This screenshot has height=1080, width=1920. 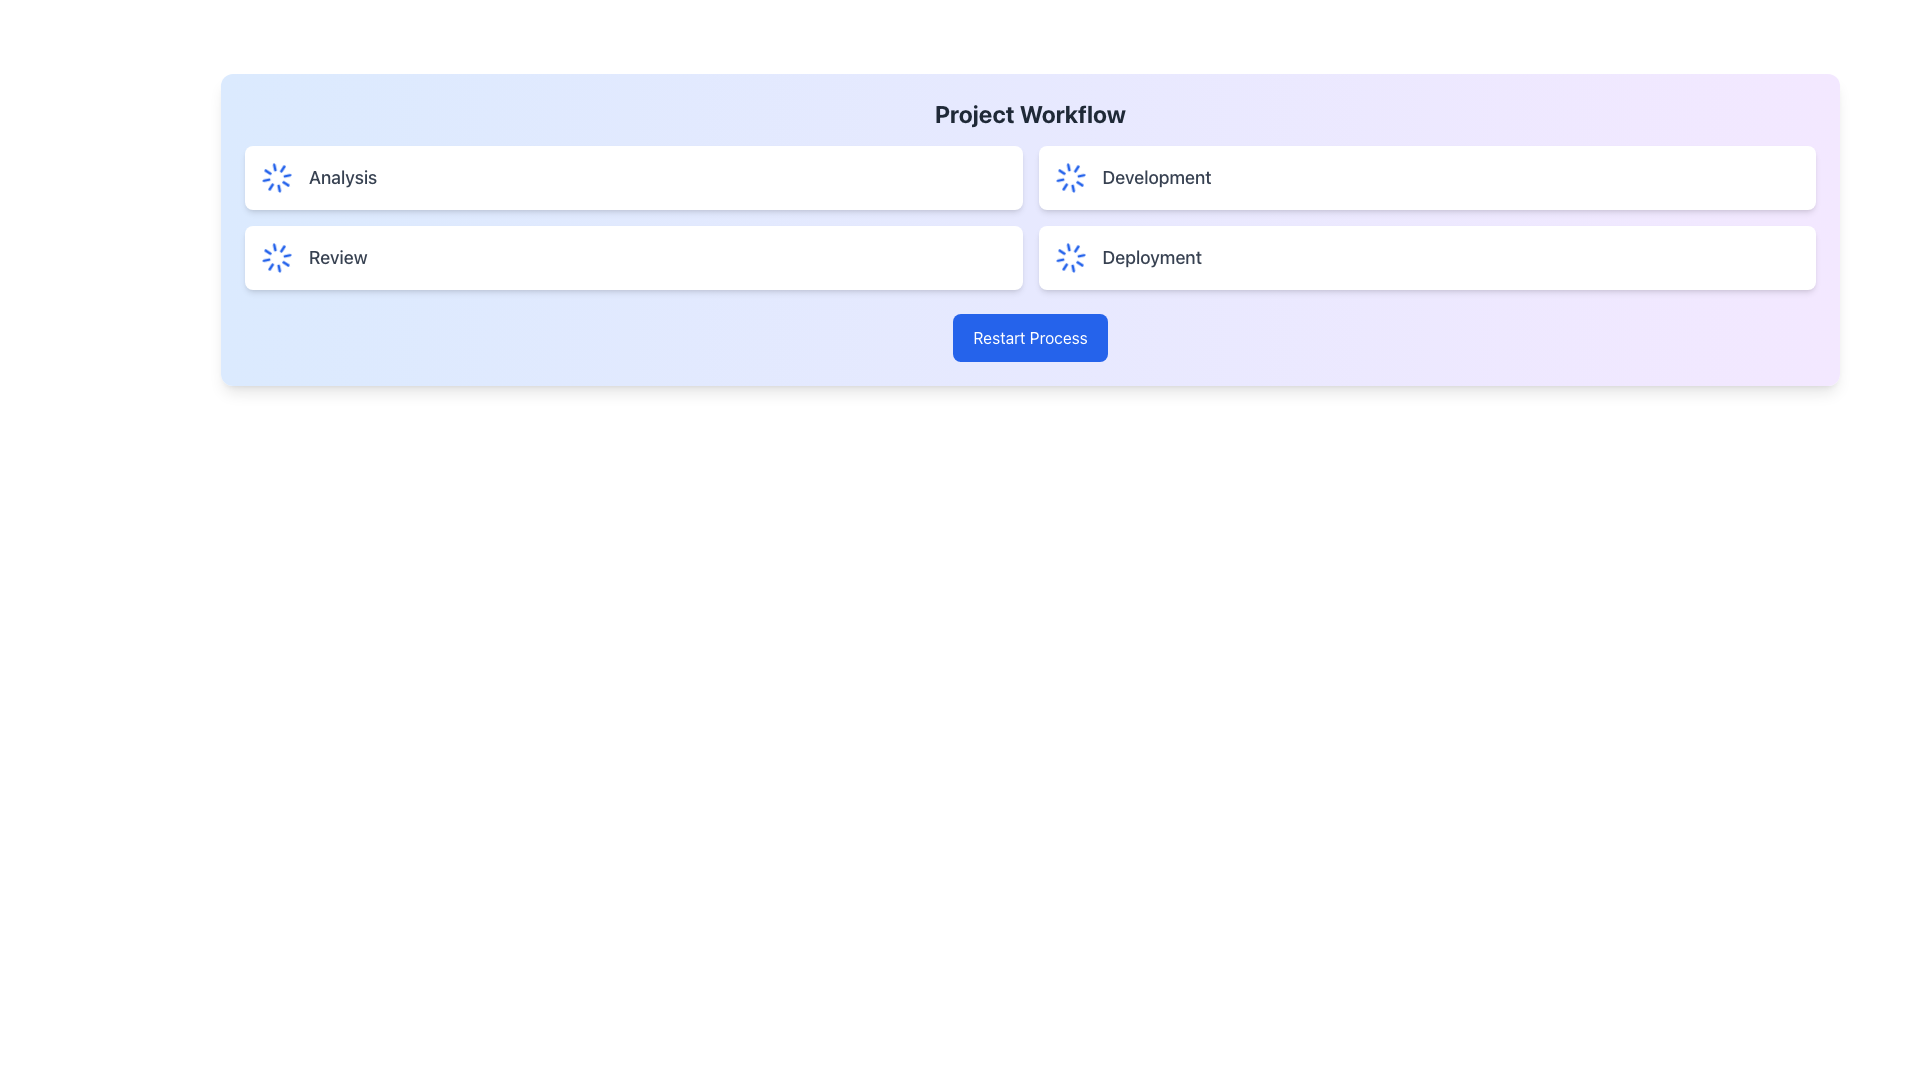 What do you see at coordinates (1426, 257) in the screenshot?
I see `the 'Deployment' stage button-like panel in the bottom-right section of the grid layout to indicate progress or activity` at bounding box center [1426, 257].